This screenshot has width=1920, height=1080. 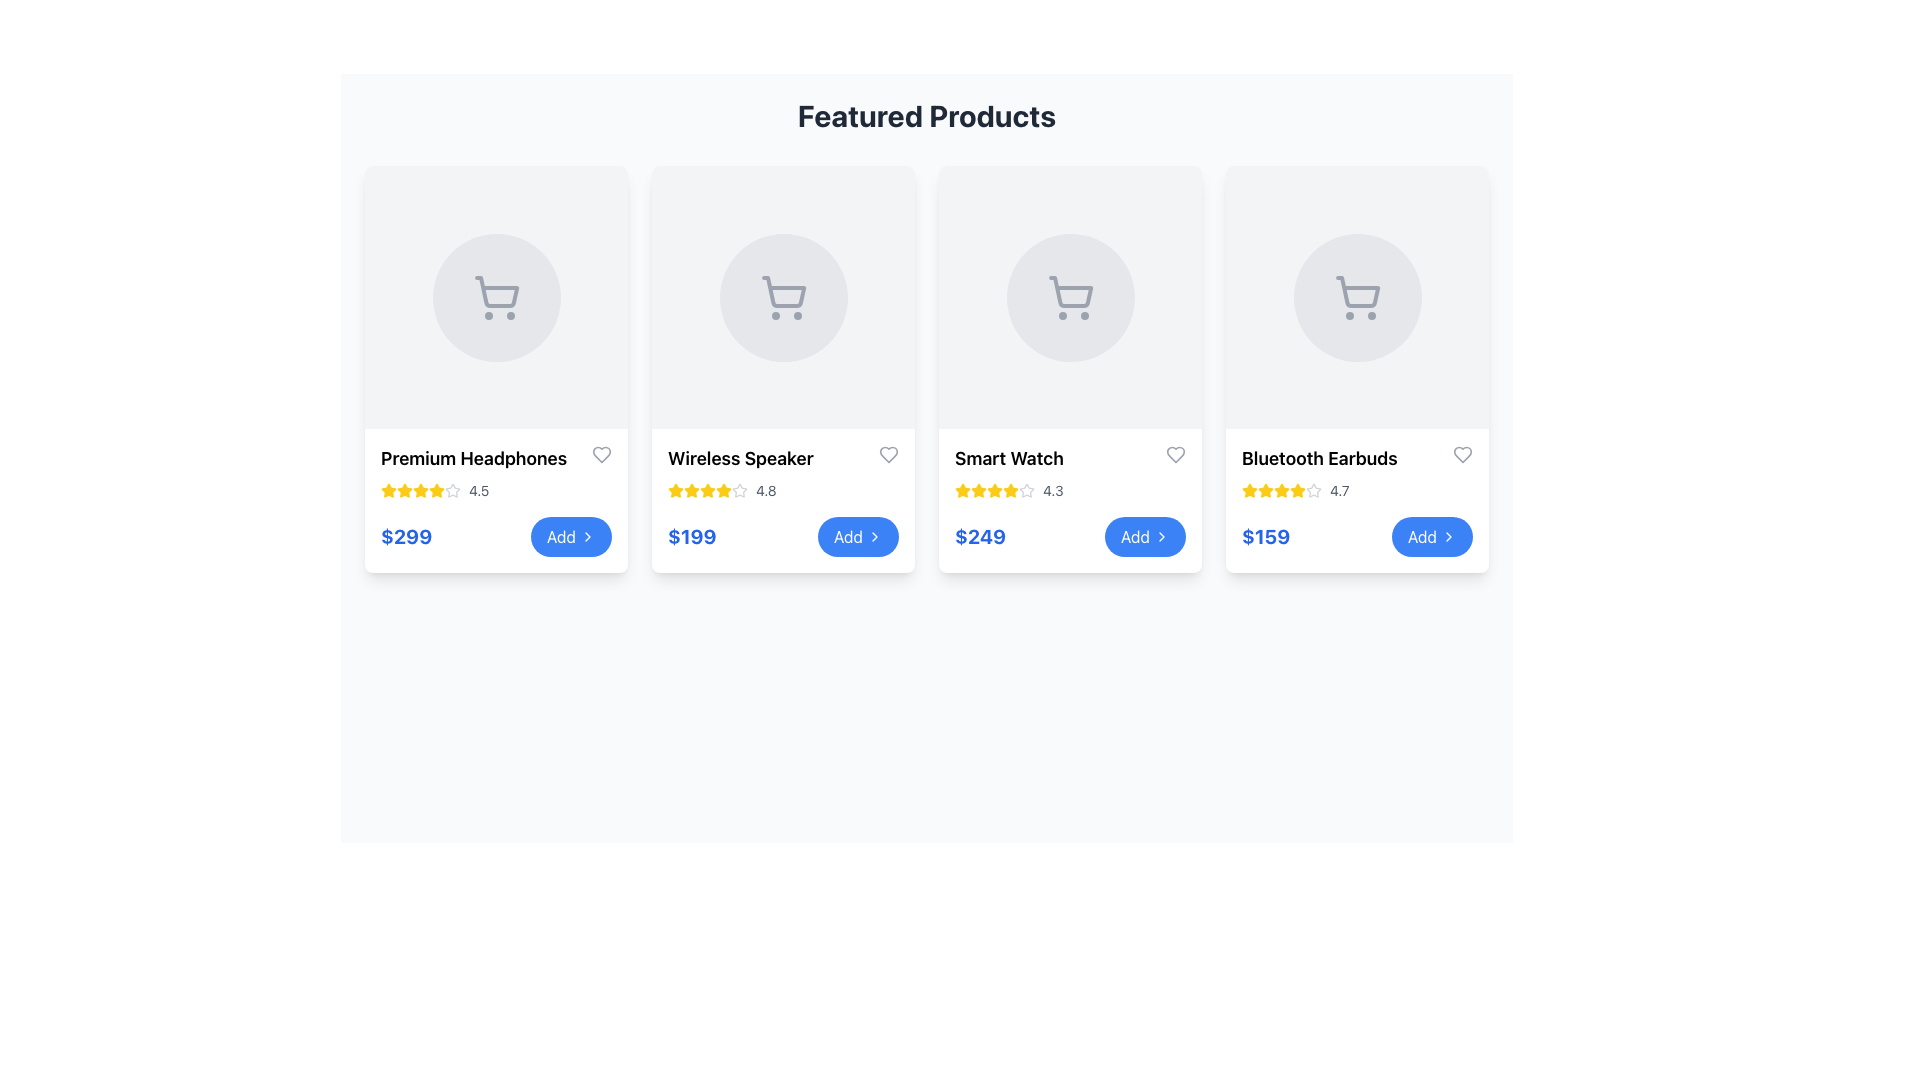 I want to click on the sixth star icon representing part of the user rating for the 'Premium Headphones' product card in the first column of the product grid, so click(x=435, y=490).